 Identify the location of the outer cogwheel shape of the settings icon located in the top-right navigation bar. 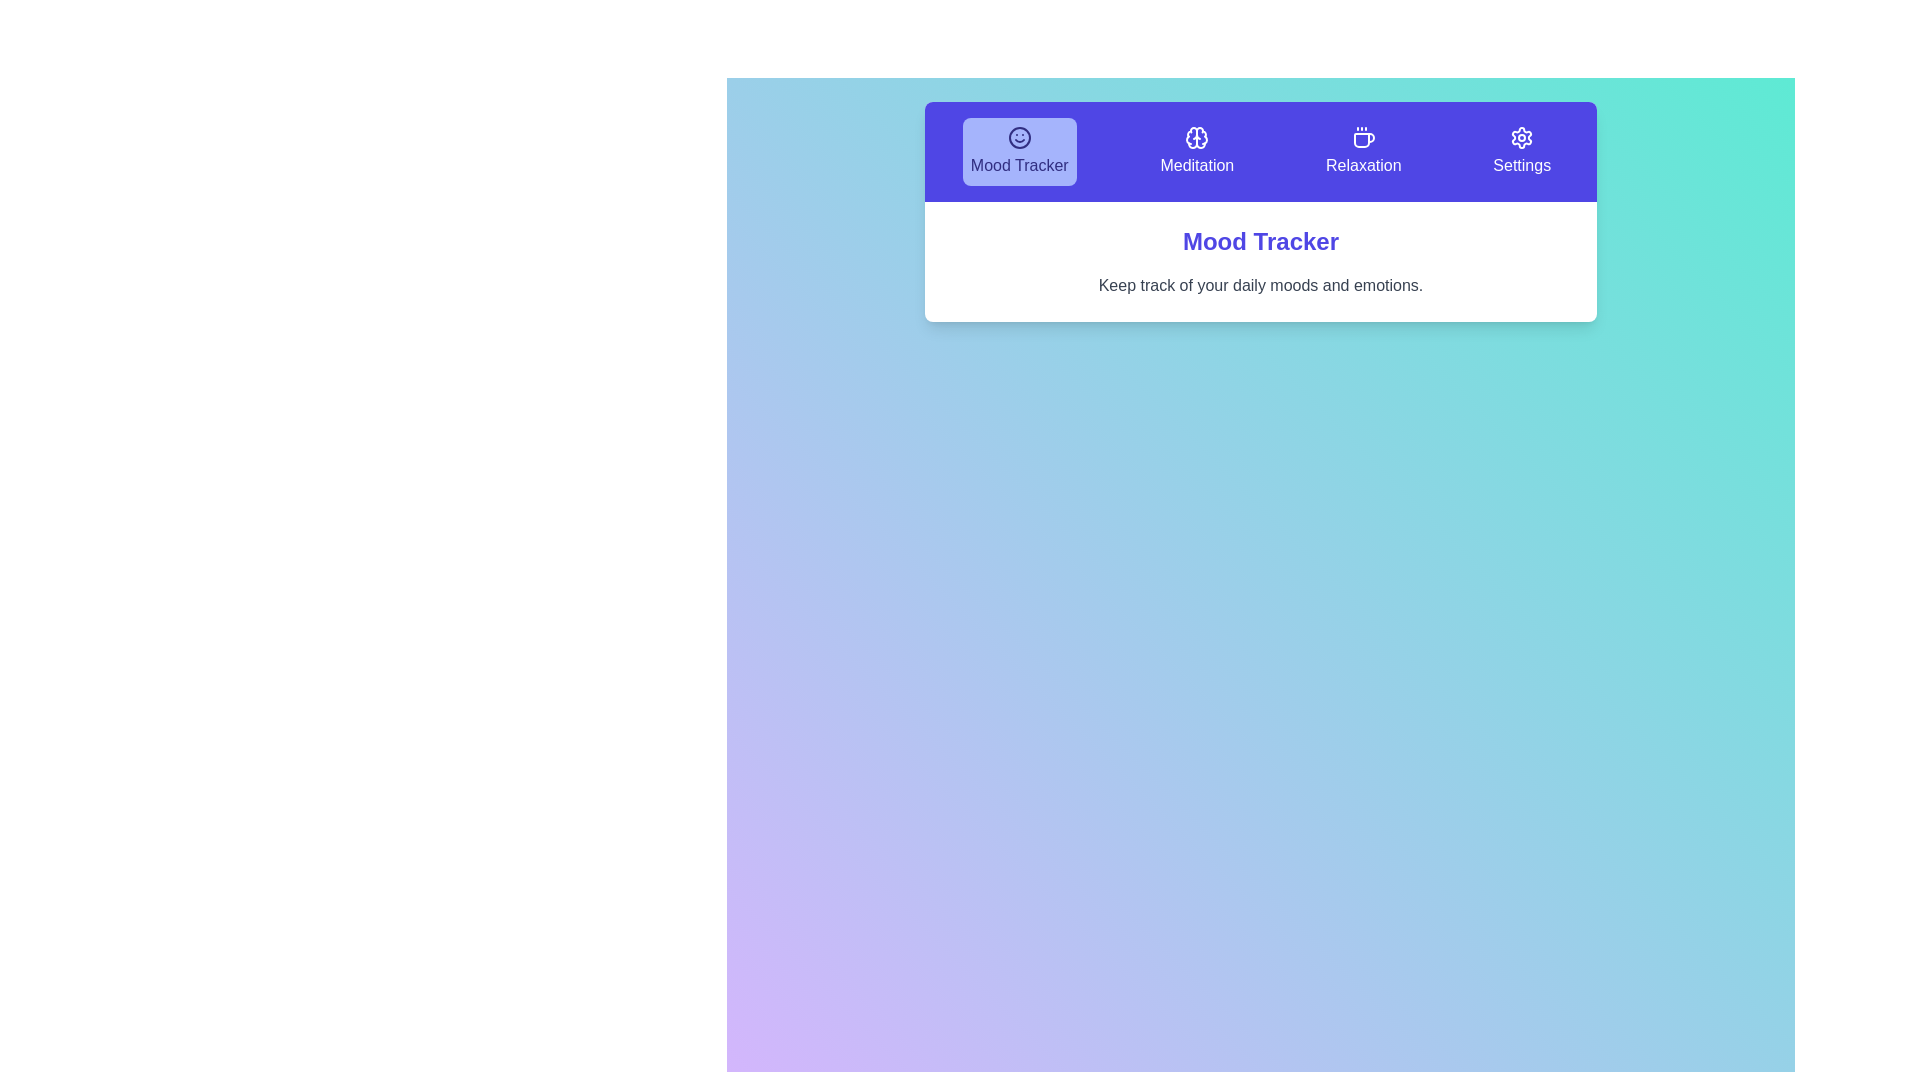
(1521, 137).